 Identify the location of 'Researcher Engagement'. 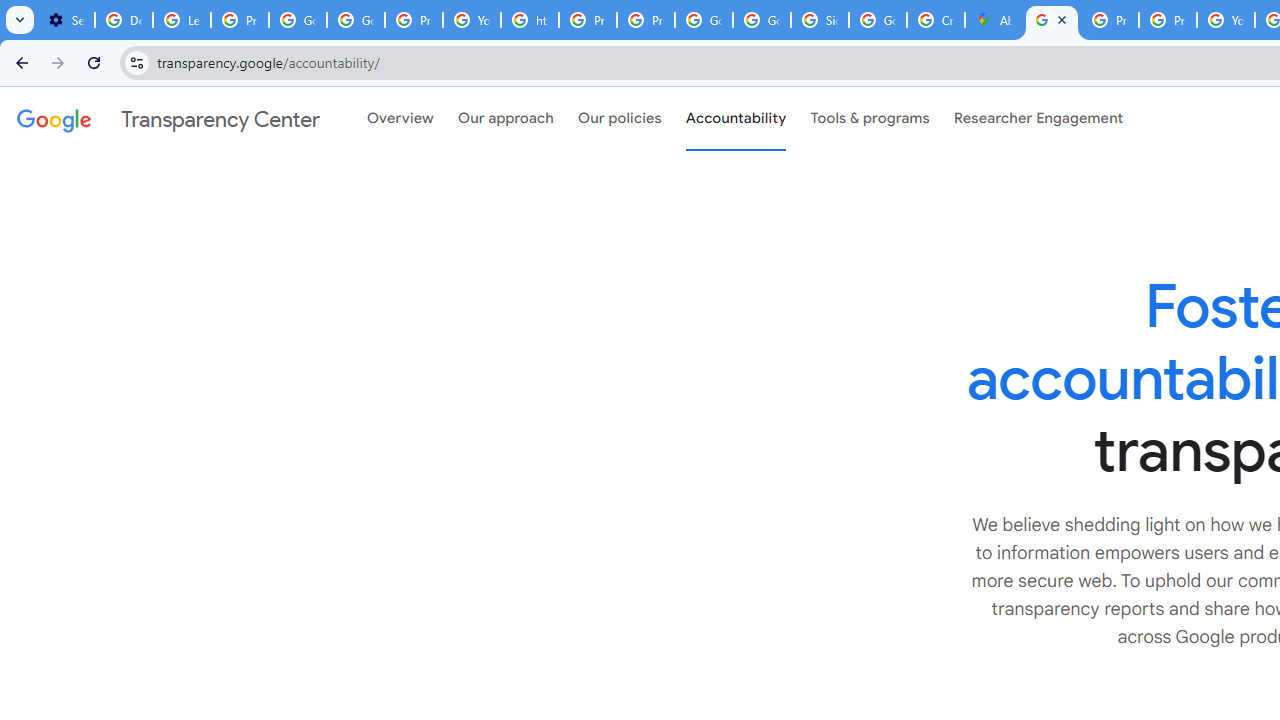
(1038, 119).